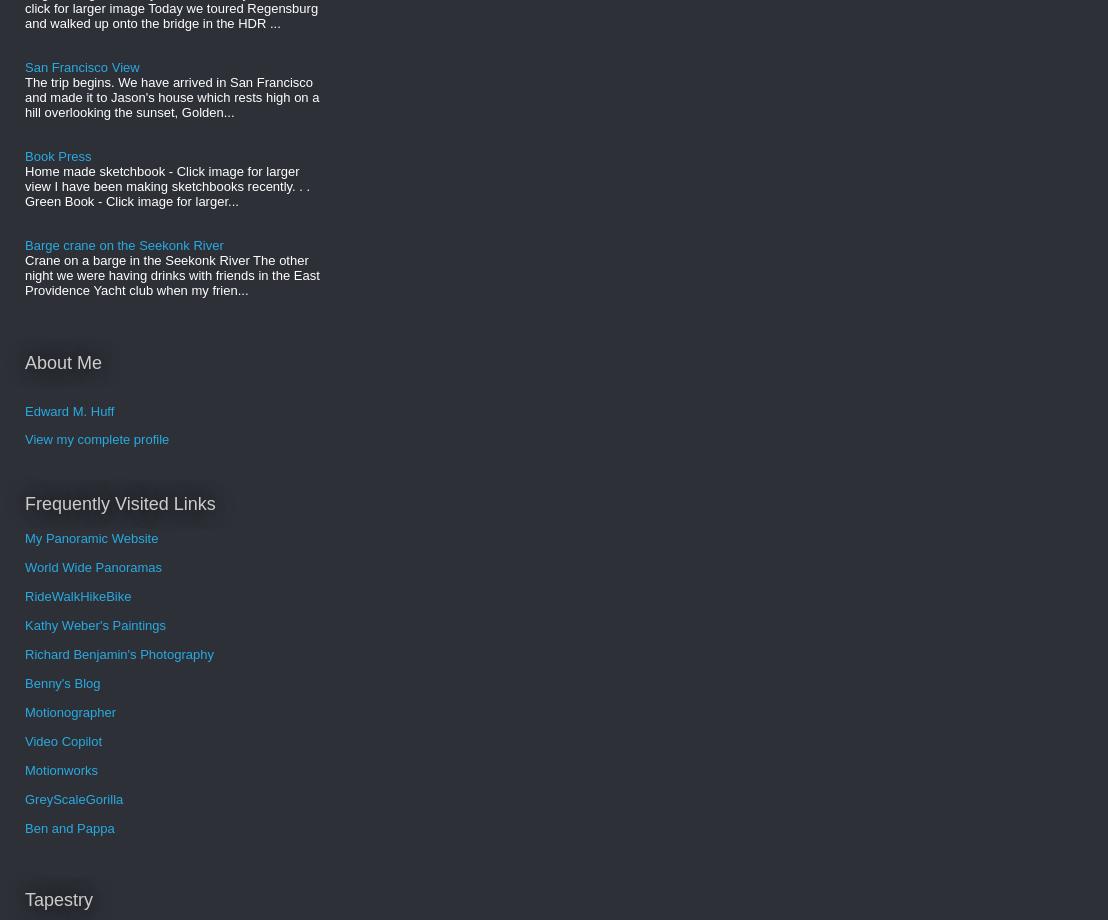 Image resolution: width=1108 pixels, height=920 pixels. What do you see at coordinates (61, 681) in the screenshot?
I see `'Benny's Blog'` at bounding box center [61, 681].